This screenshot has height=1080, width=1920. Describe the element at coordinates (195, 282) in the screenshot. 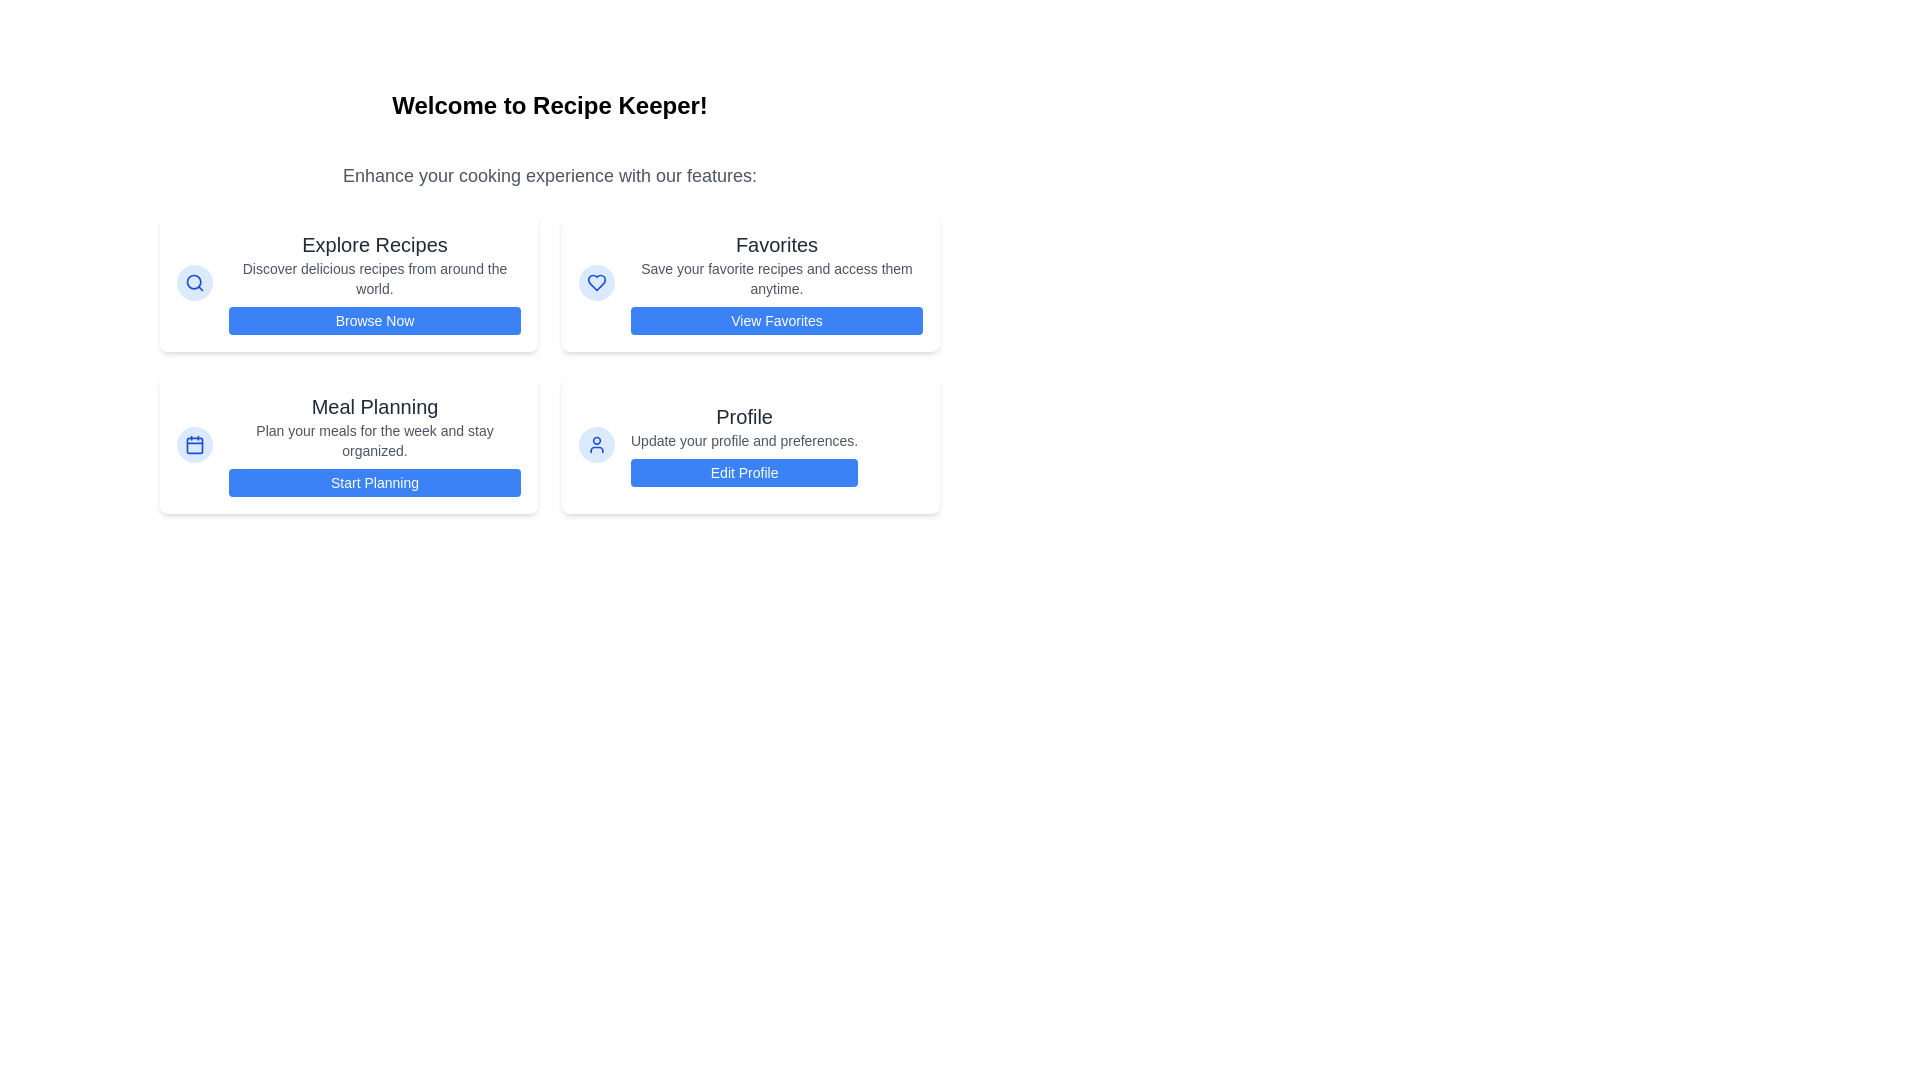

I see `the clickable search icon located inside the 'Explore Recipes' card at the top left of the grid` at that location.